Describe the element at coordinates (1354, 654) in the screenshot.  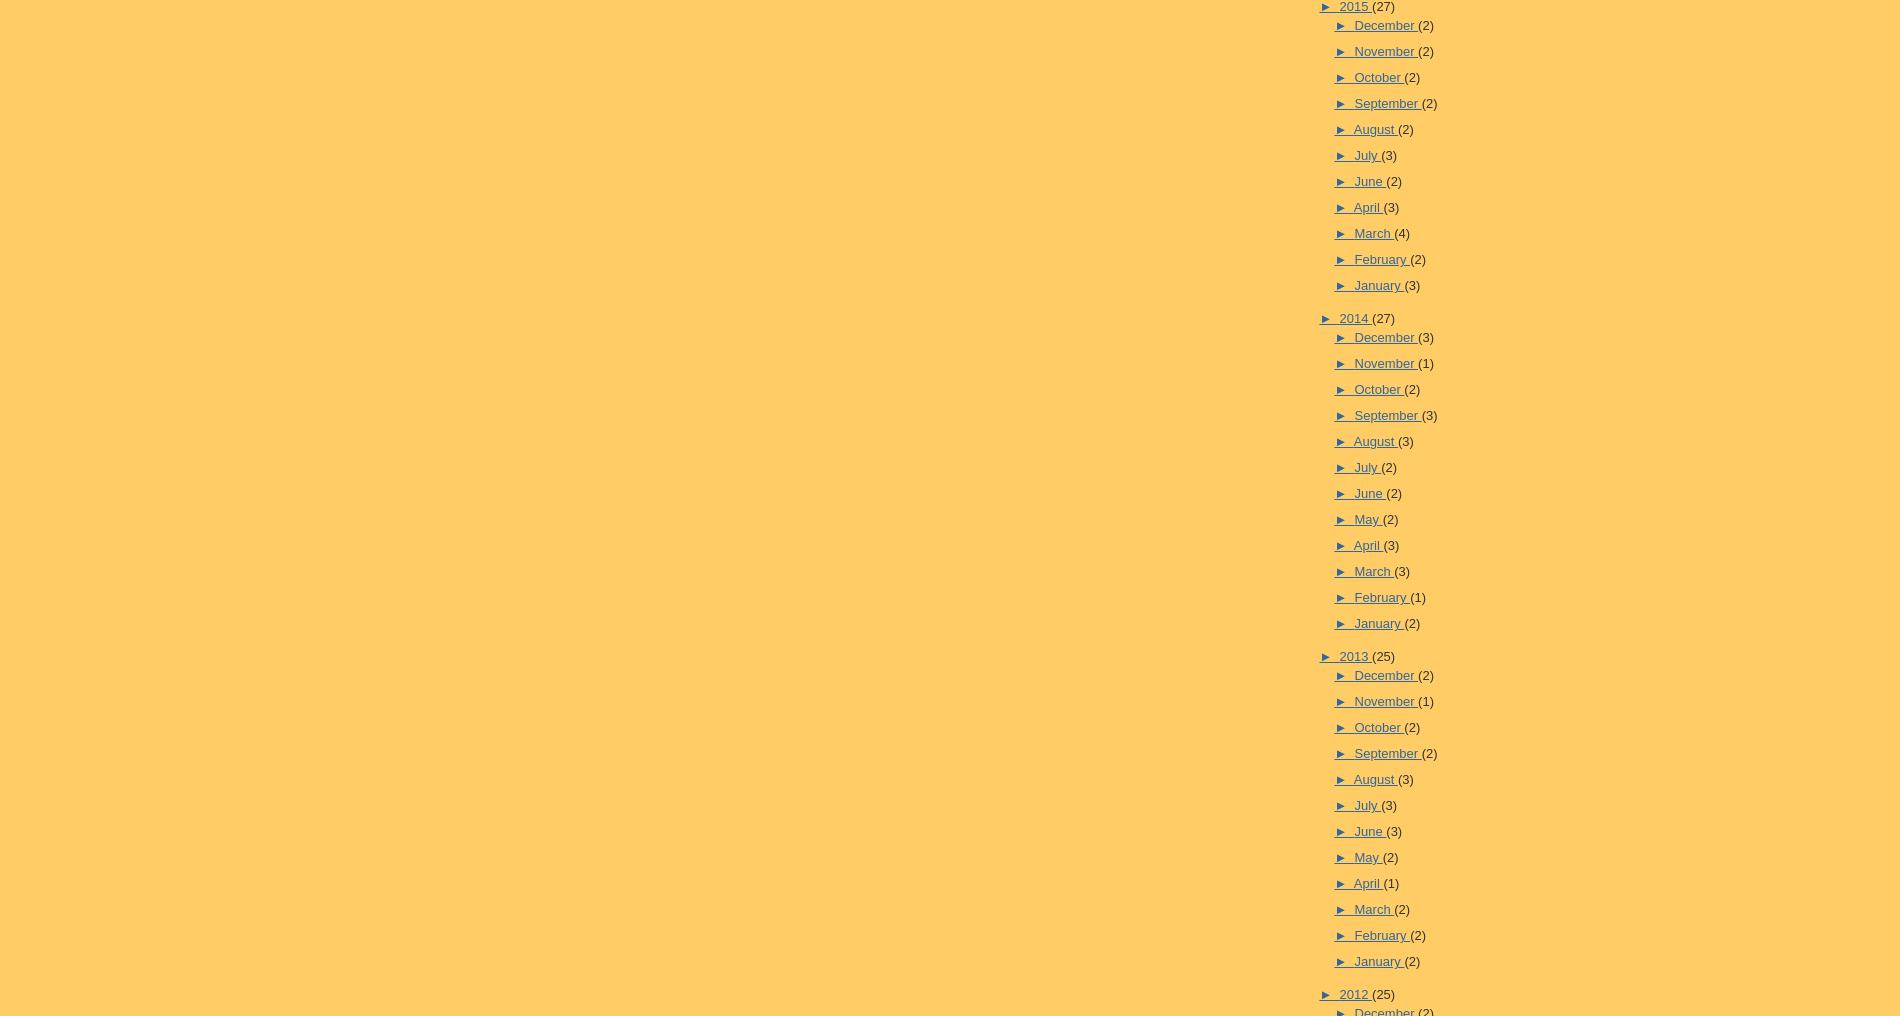
I see `'2013'` at that location.